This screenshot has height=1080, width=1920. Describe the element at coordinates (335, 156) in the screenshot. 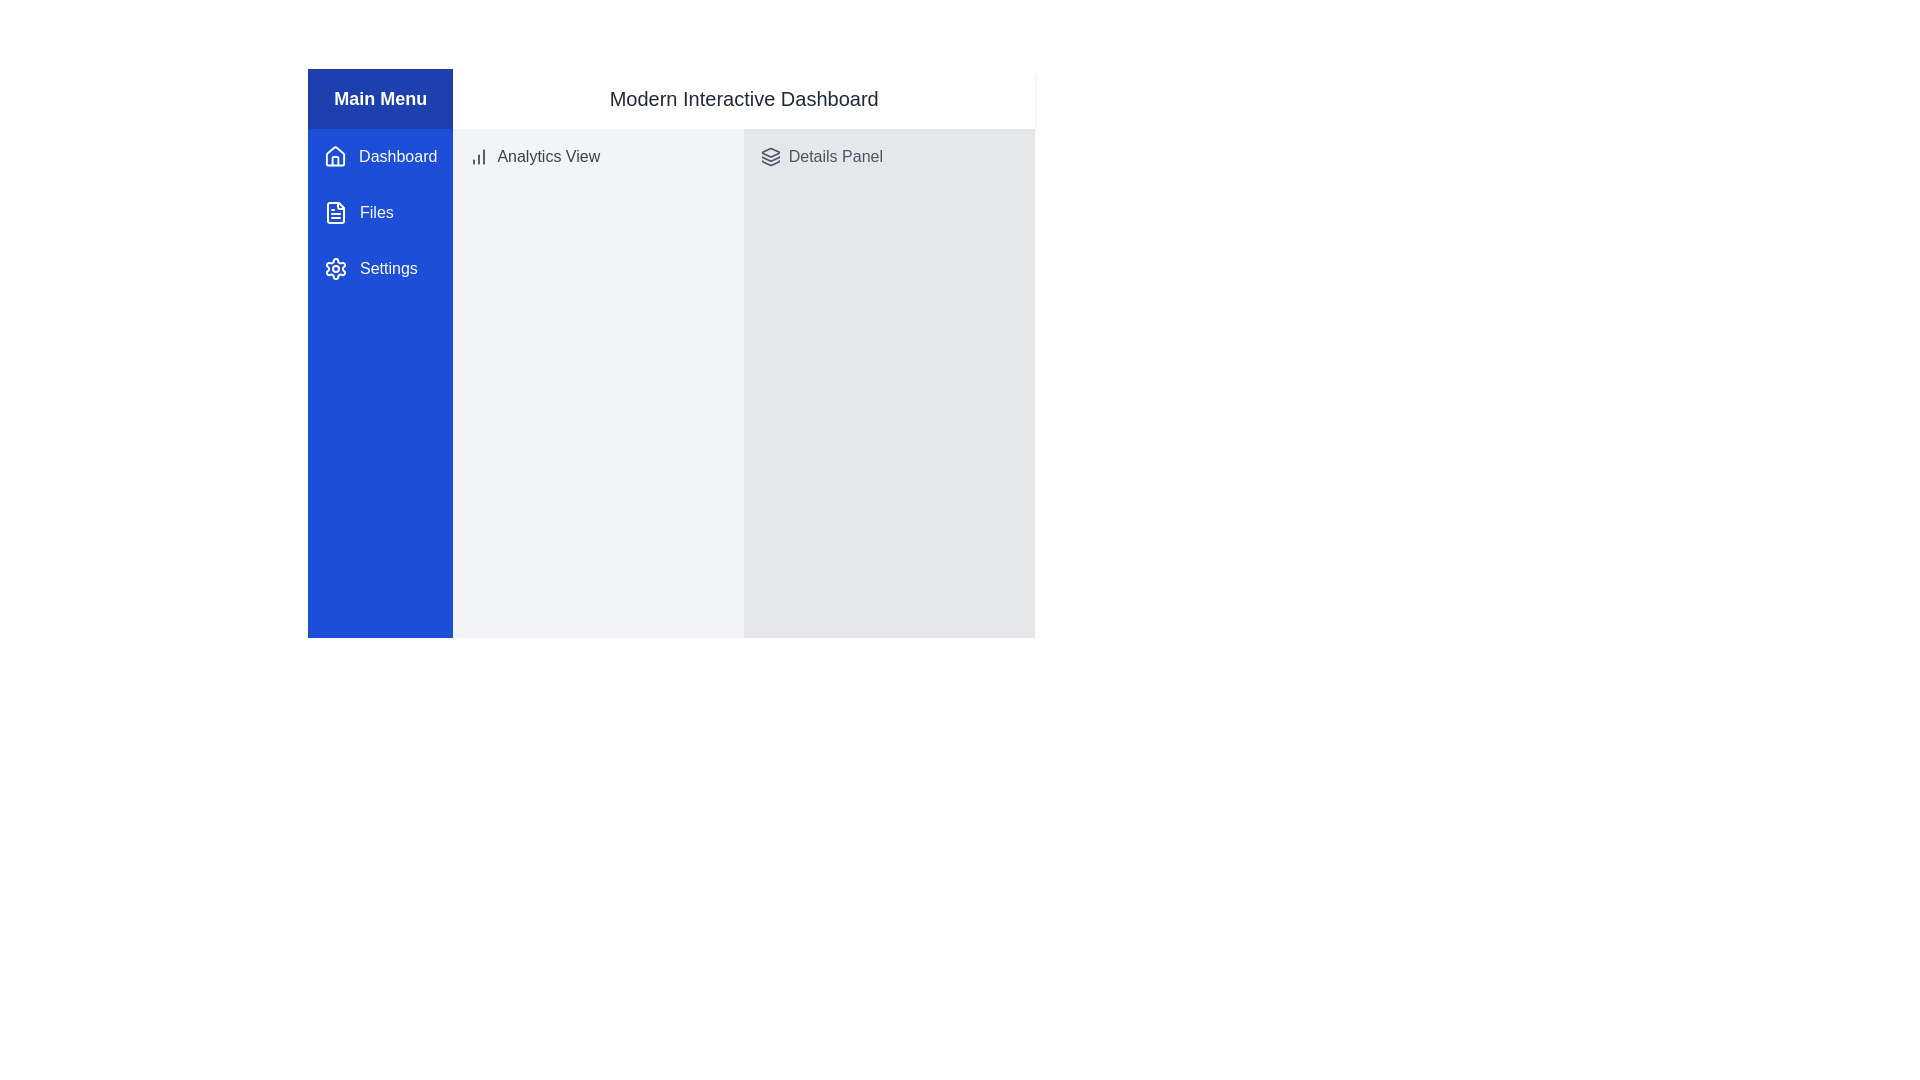

I see `the house icon with a white outline and blue background, located on the vertical navigation bar` at that location.